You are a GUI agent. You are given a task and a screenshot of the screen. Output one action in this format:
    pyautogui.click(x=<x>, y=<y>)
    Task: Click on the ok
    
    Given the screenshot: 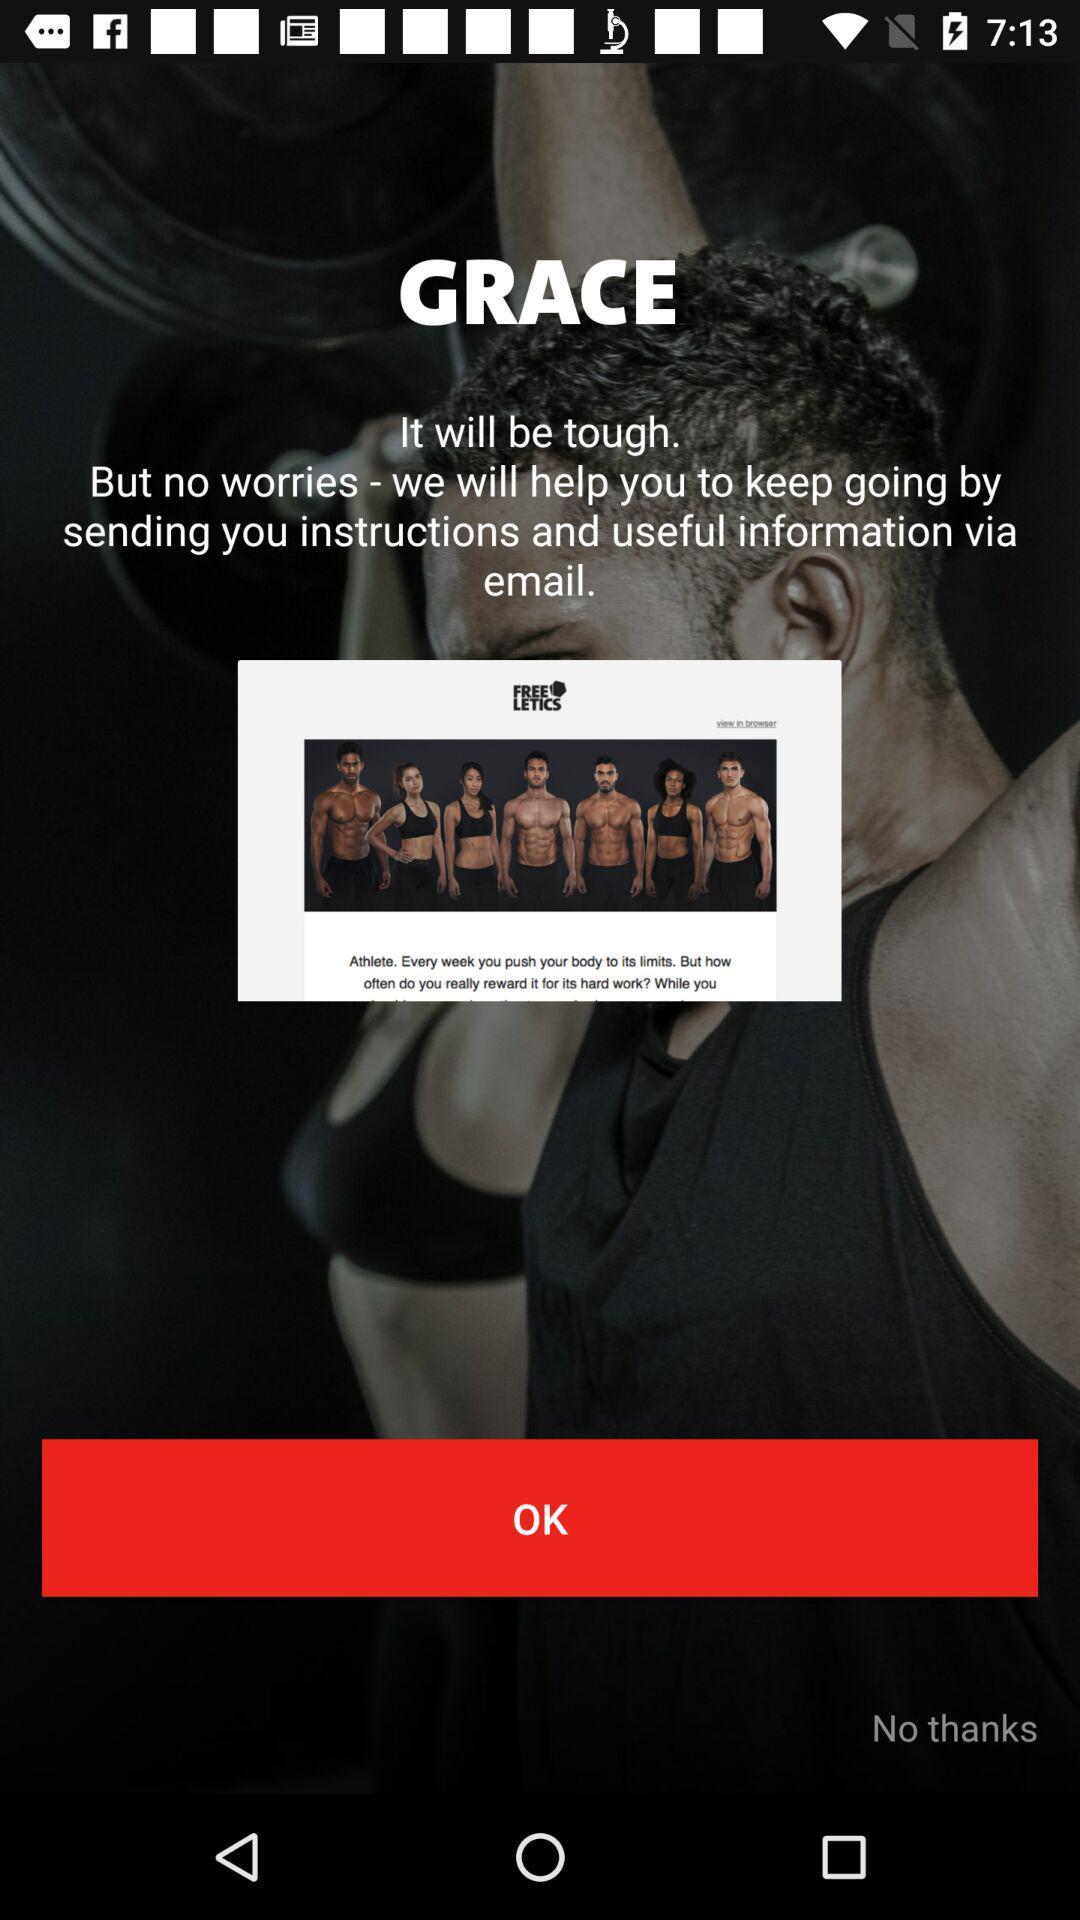 What is the action you would take?
    pyautogui.click(x=540, y=1517)
    